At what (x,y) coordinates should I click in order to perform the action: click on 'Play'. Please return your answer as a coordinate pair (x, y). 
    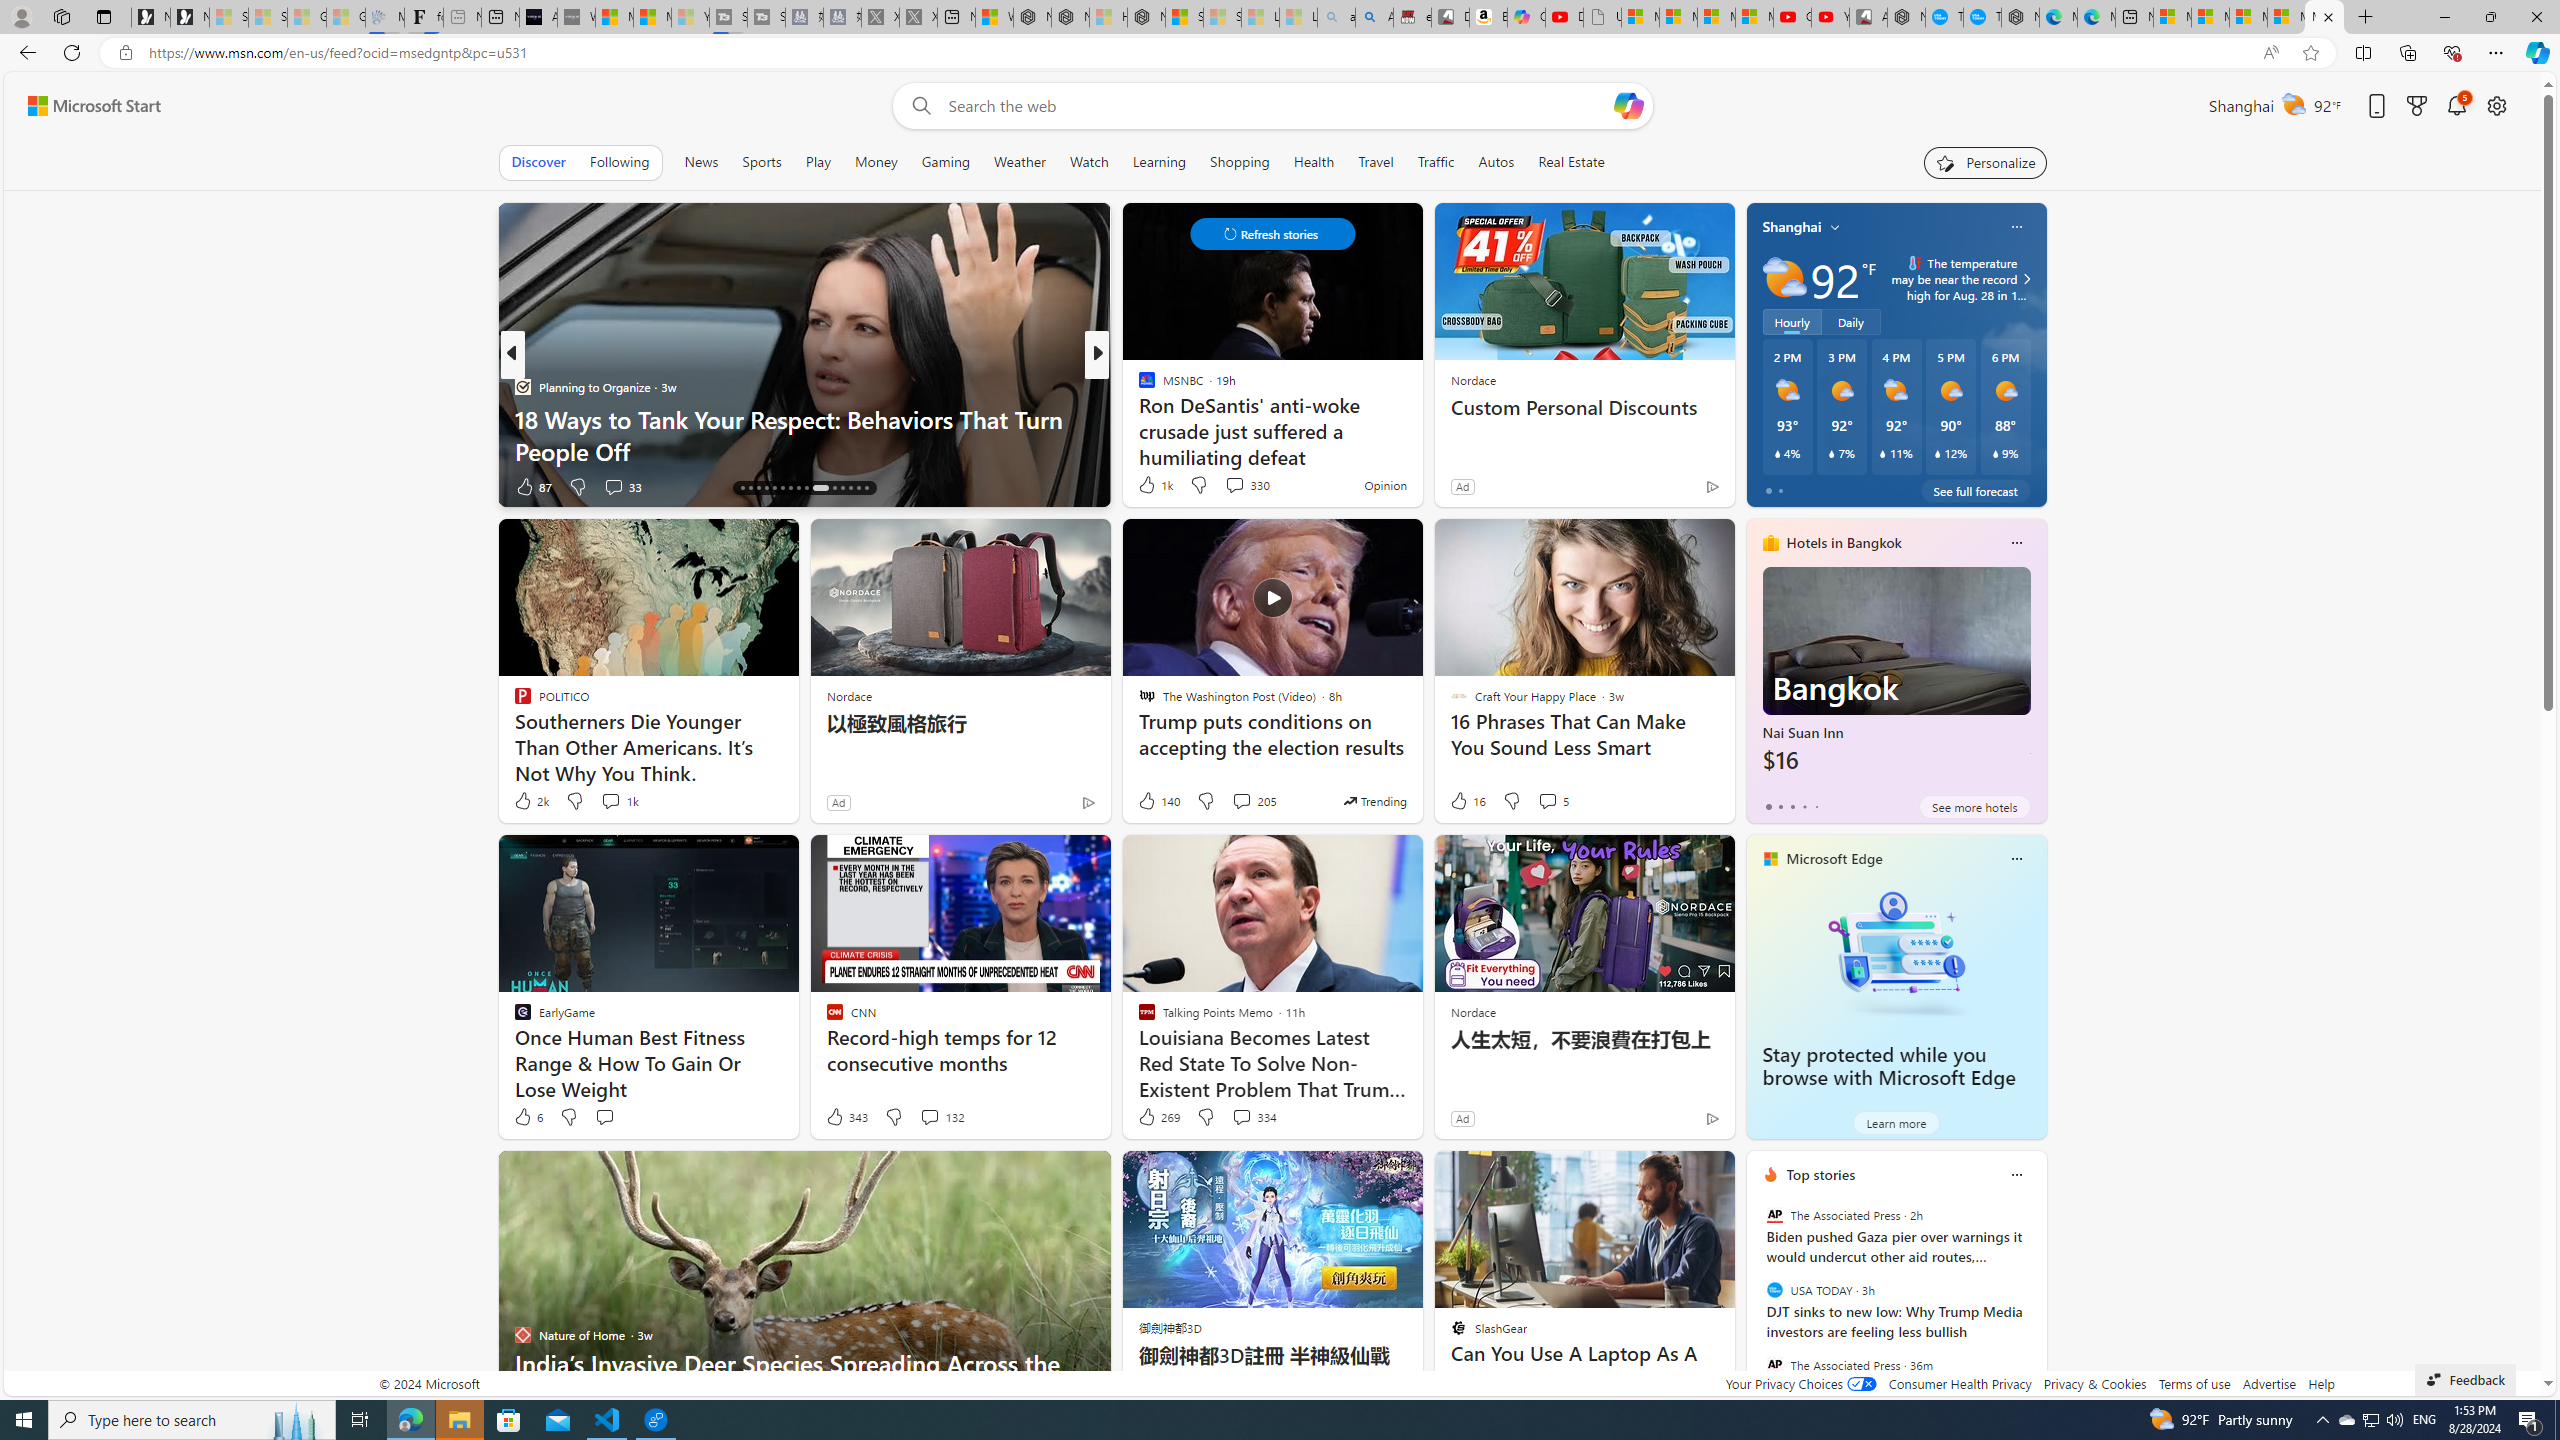
    Looking at the image, I should click on (816, 161).